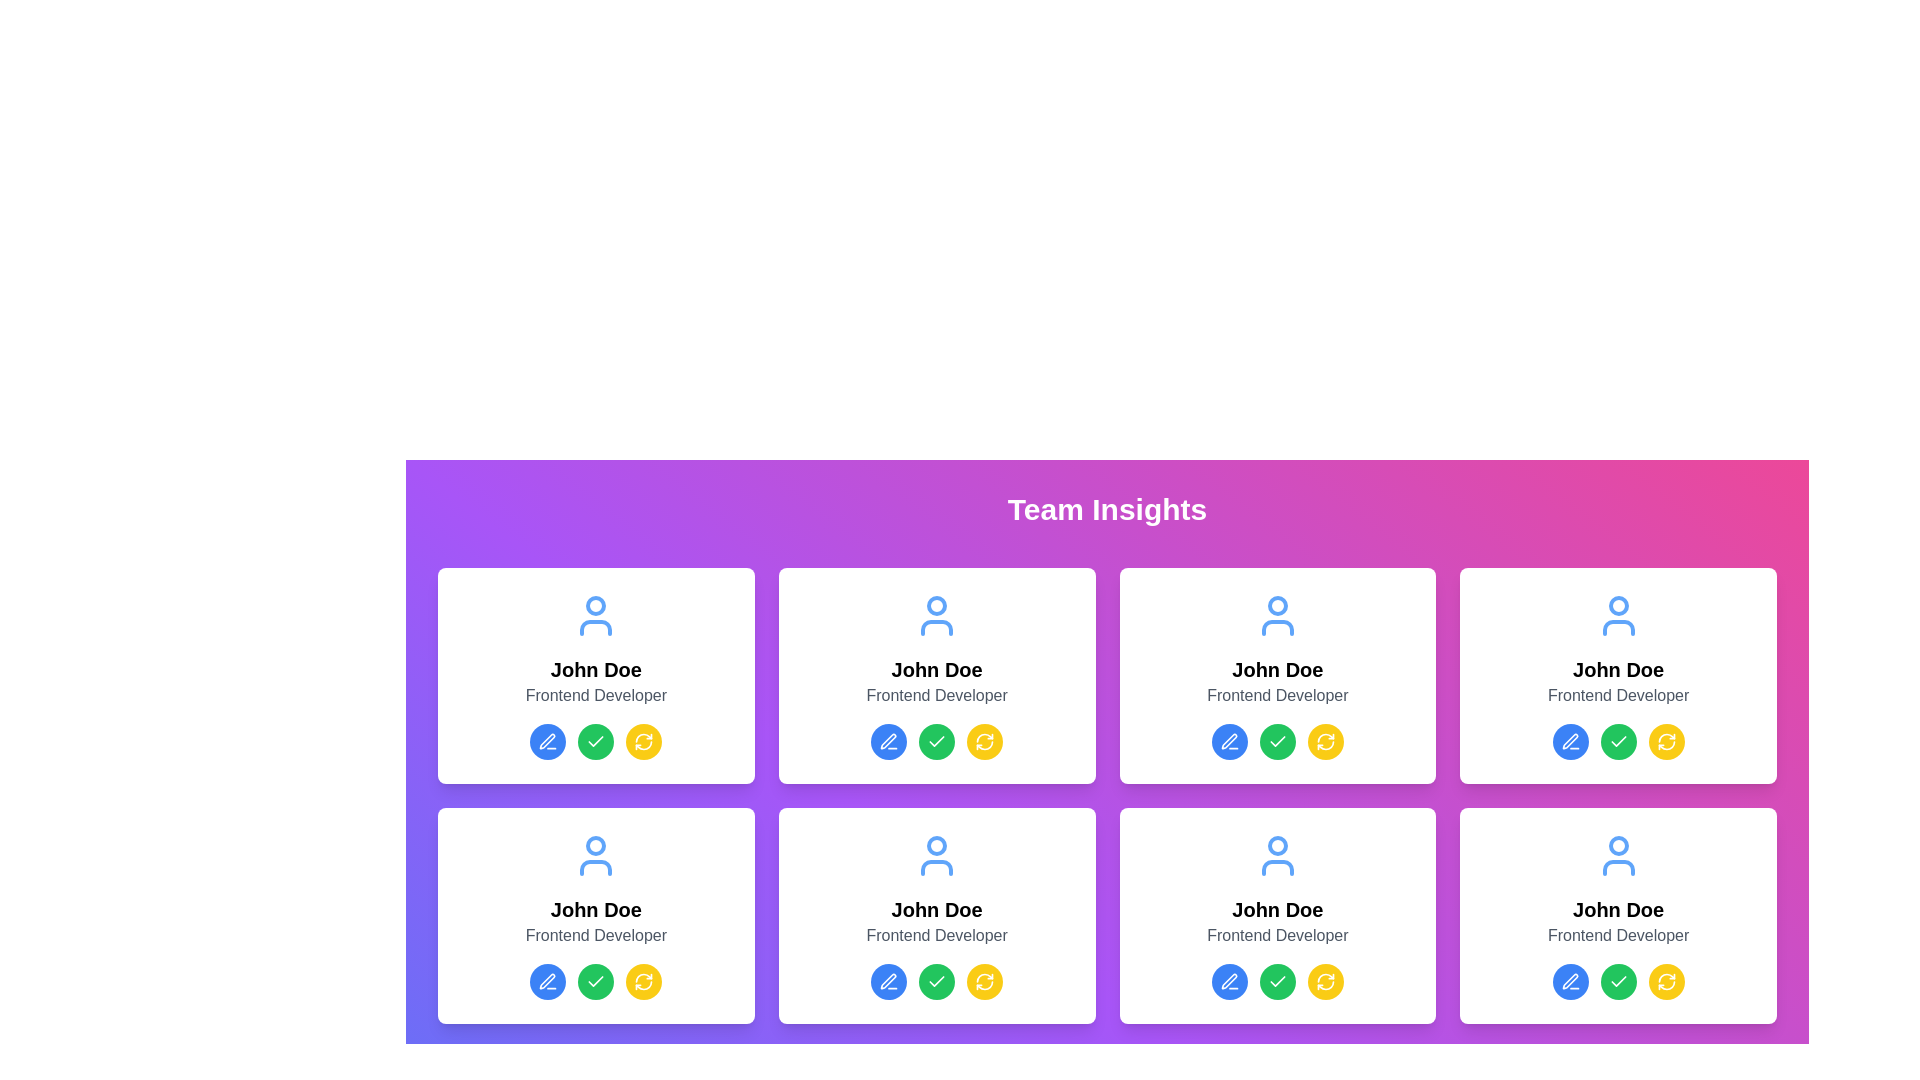  Describe the element at coordinates (1228, 981) in the screenshot. I see `the 'edit' icon button located in the bottom-left corner of the lower-right user profile card within the 'Team Insights' section to initiate editing` at that location.